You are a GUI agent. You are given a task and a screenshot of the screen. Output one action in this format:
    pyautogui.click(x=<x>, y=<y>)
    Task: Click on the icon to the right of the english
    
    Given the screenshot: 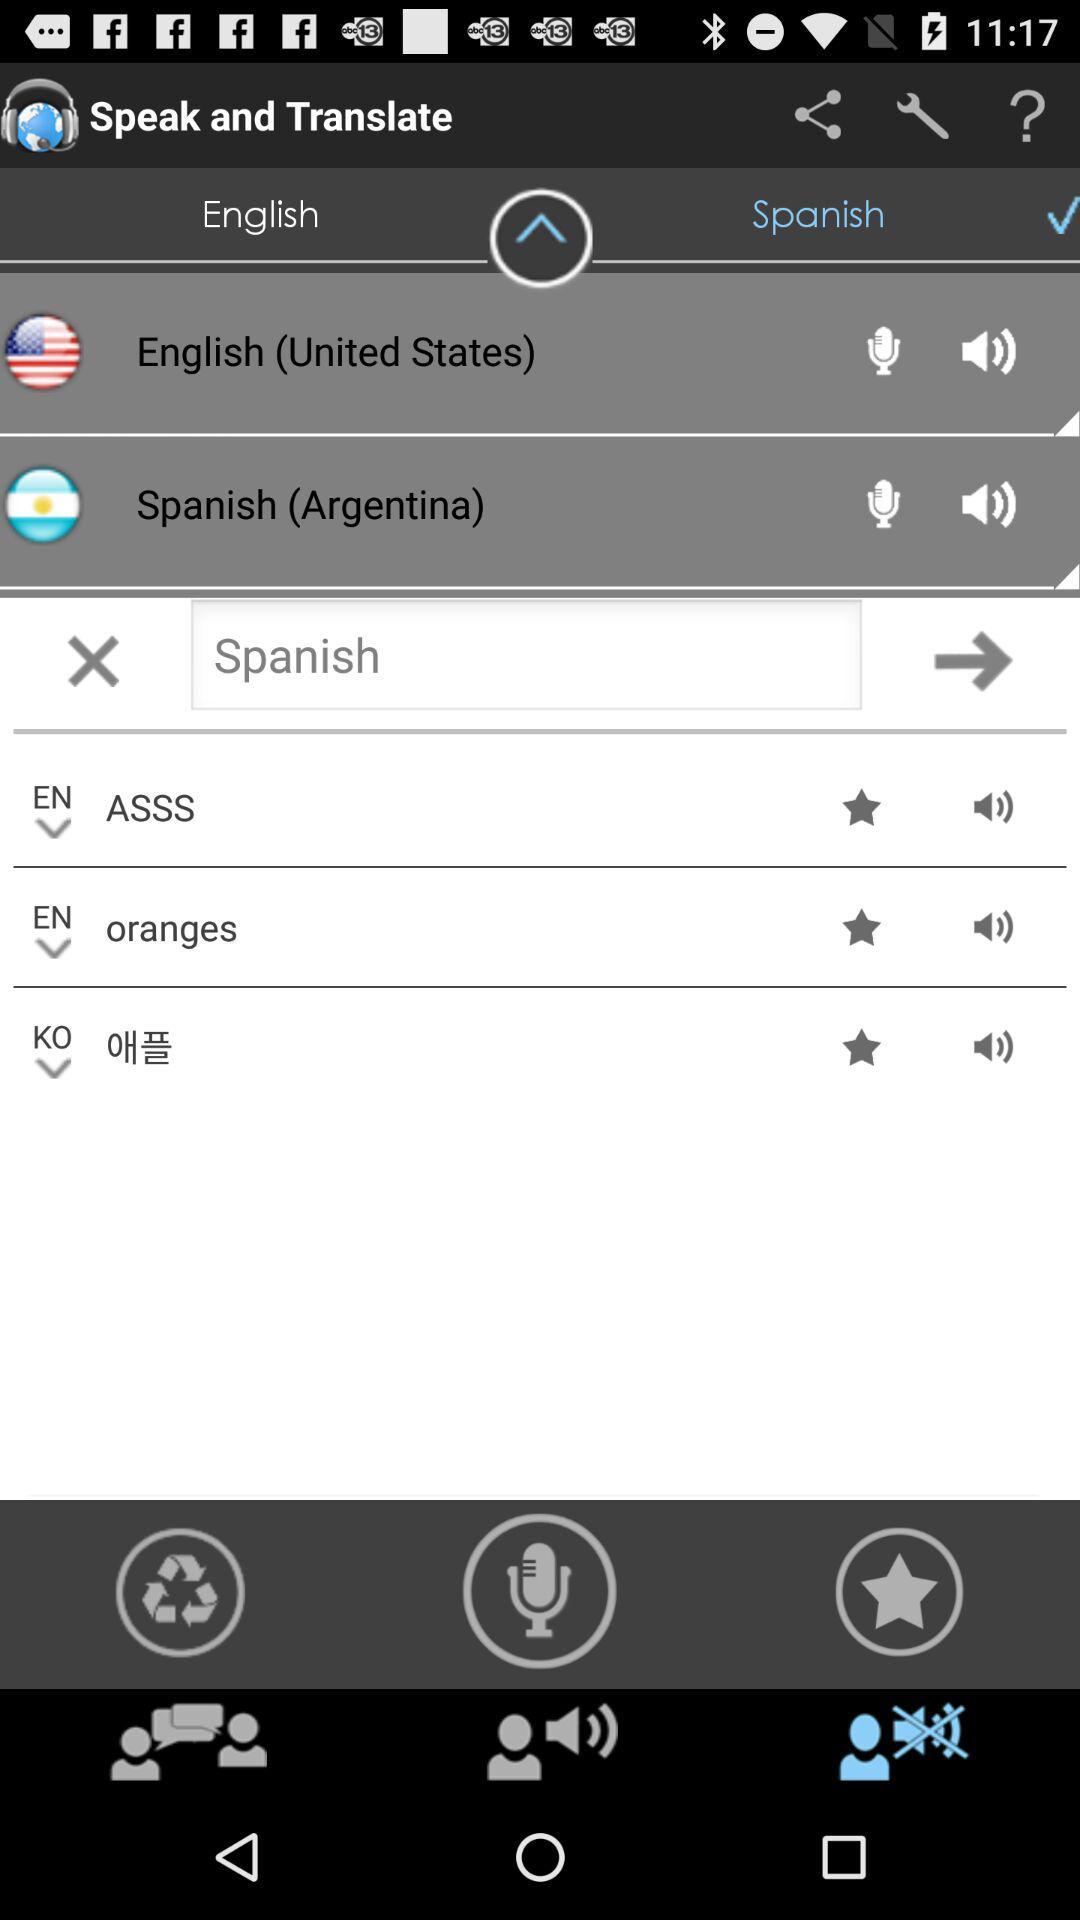 What is the action you would take?
    pyautogui.click(x=540, y=239)
    